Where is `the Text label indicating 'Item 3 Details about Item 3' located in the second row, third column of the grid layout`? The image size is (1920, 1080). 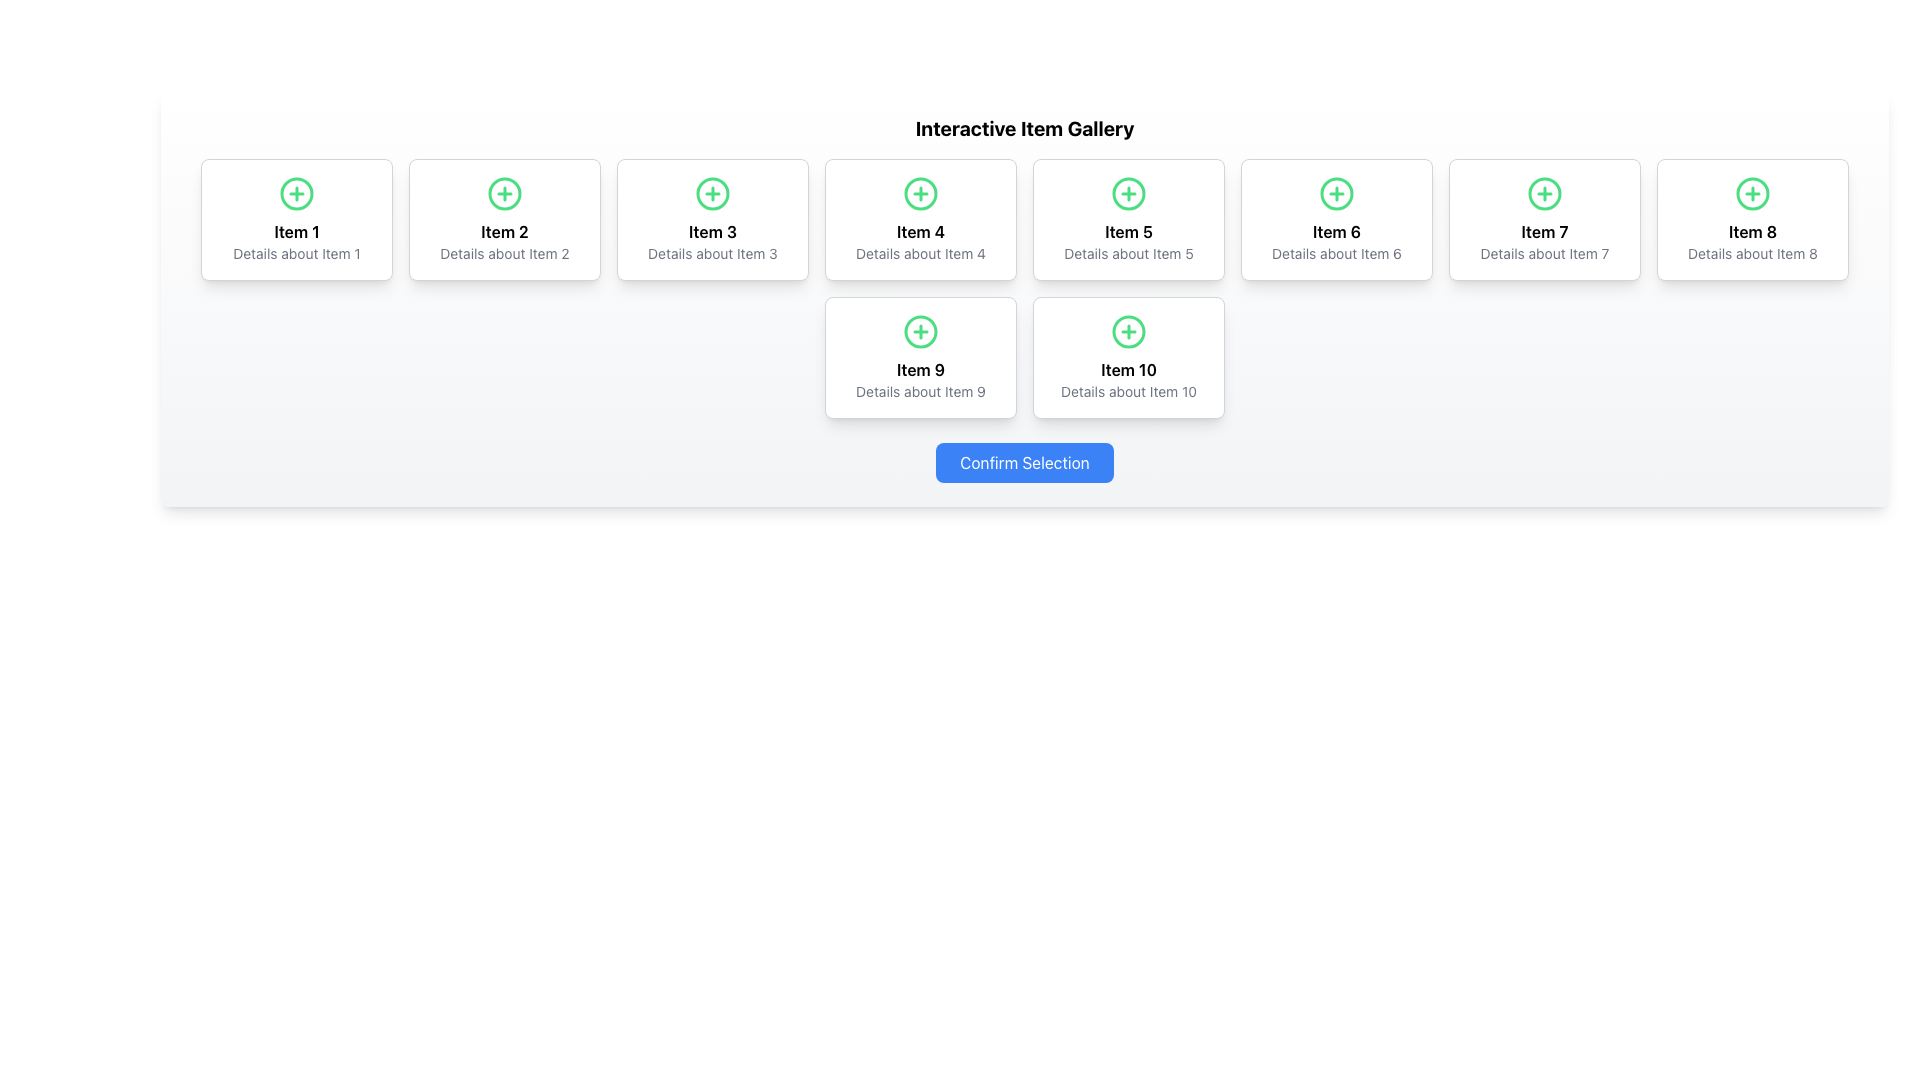 the Text label indicating 'Item 3 Details about Item 3' located in the second row, third column of the grid layout is located at coordinates (713, 230).